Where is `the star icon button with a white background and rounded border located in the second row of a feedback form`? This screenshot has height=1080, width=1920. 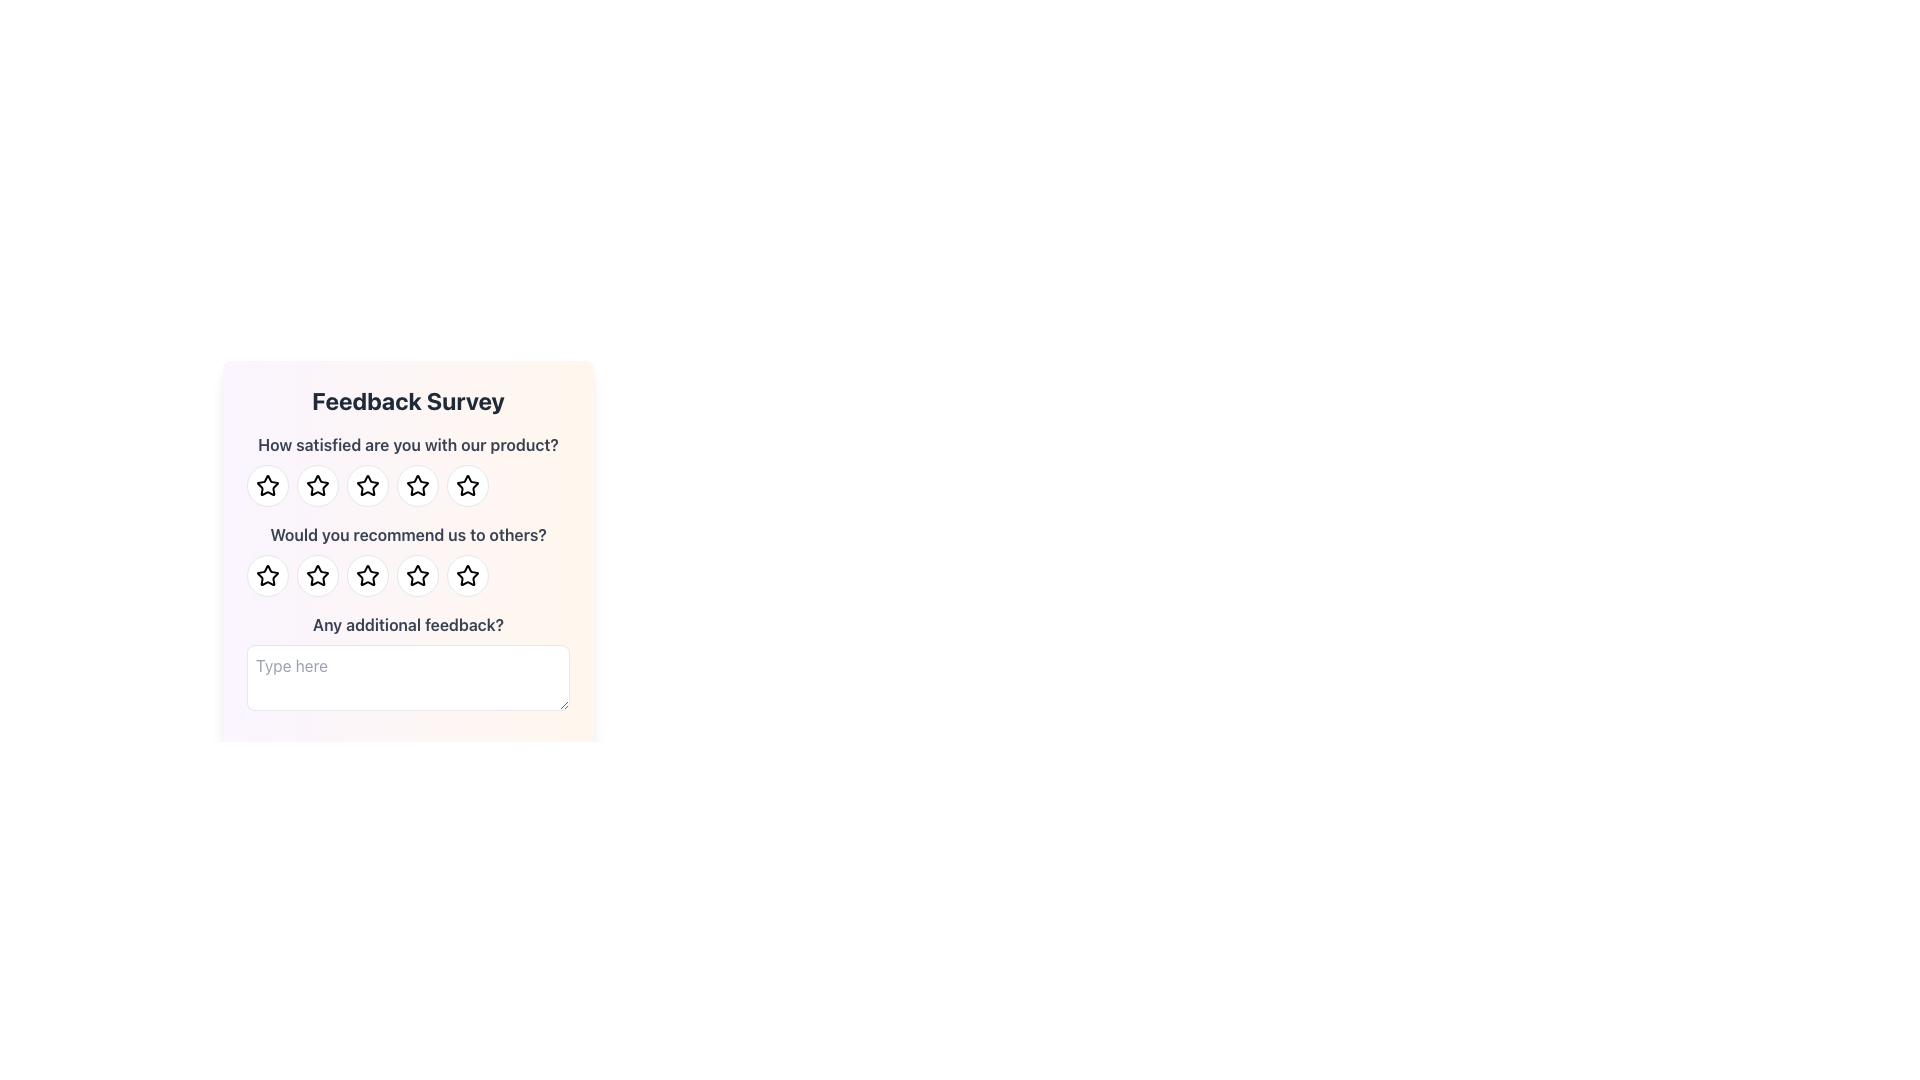
the star icon button with a white background and rounded border located in the second row of a feedback form is located at coordinates (466, 575).